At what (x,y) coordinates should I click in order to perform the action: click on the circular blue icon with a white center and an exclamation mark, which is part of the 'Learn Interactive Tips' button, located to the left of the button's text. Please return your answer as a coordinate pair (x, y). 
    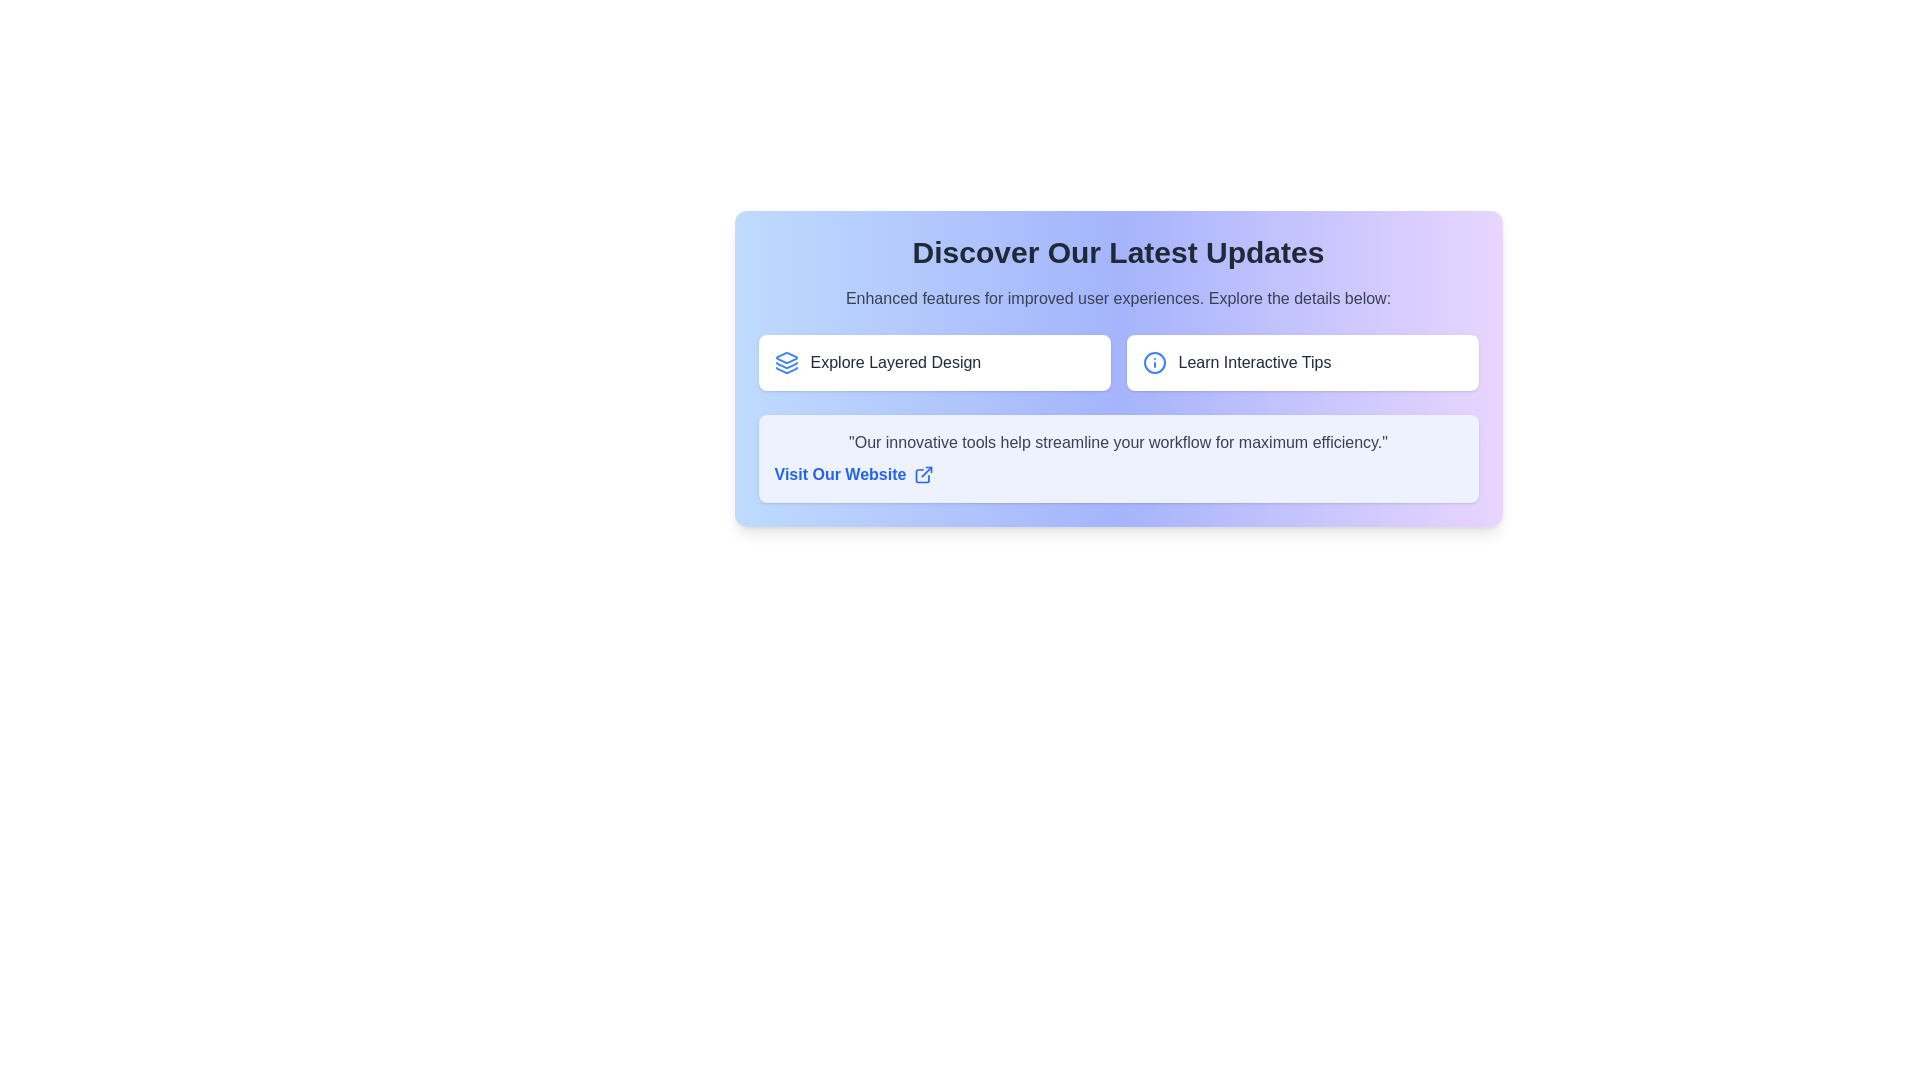
    Looking at the image, I should click on (1154, 362).